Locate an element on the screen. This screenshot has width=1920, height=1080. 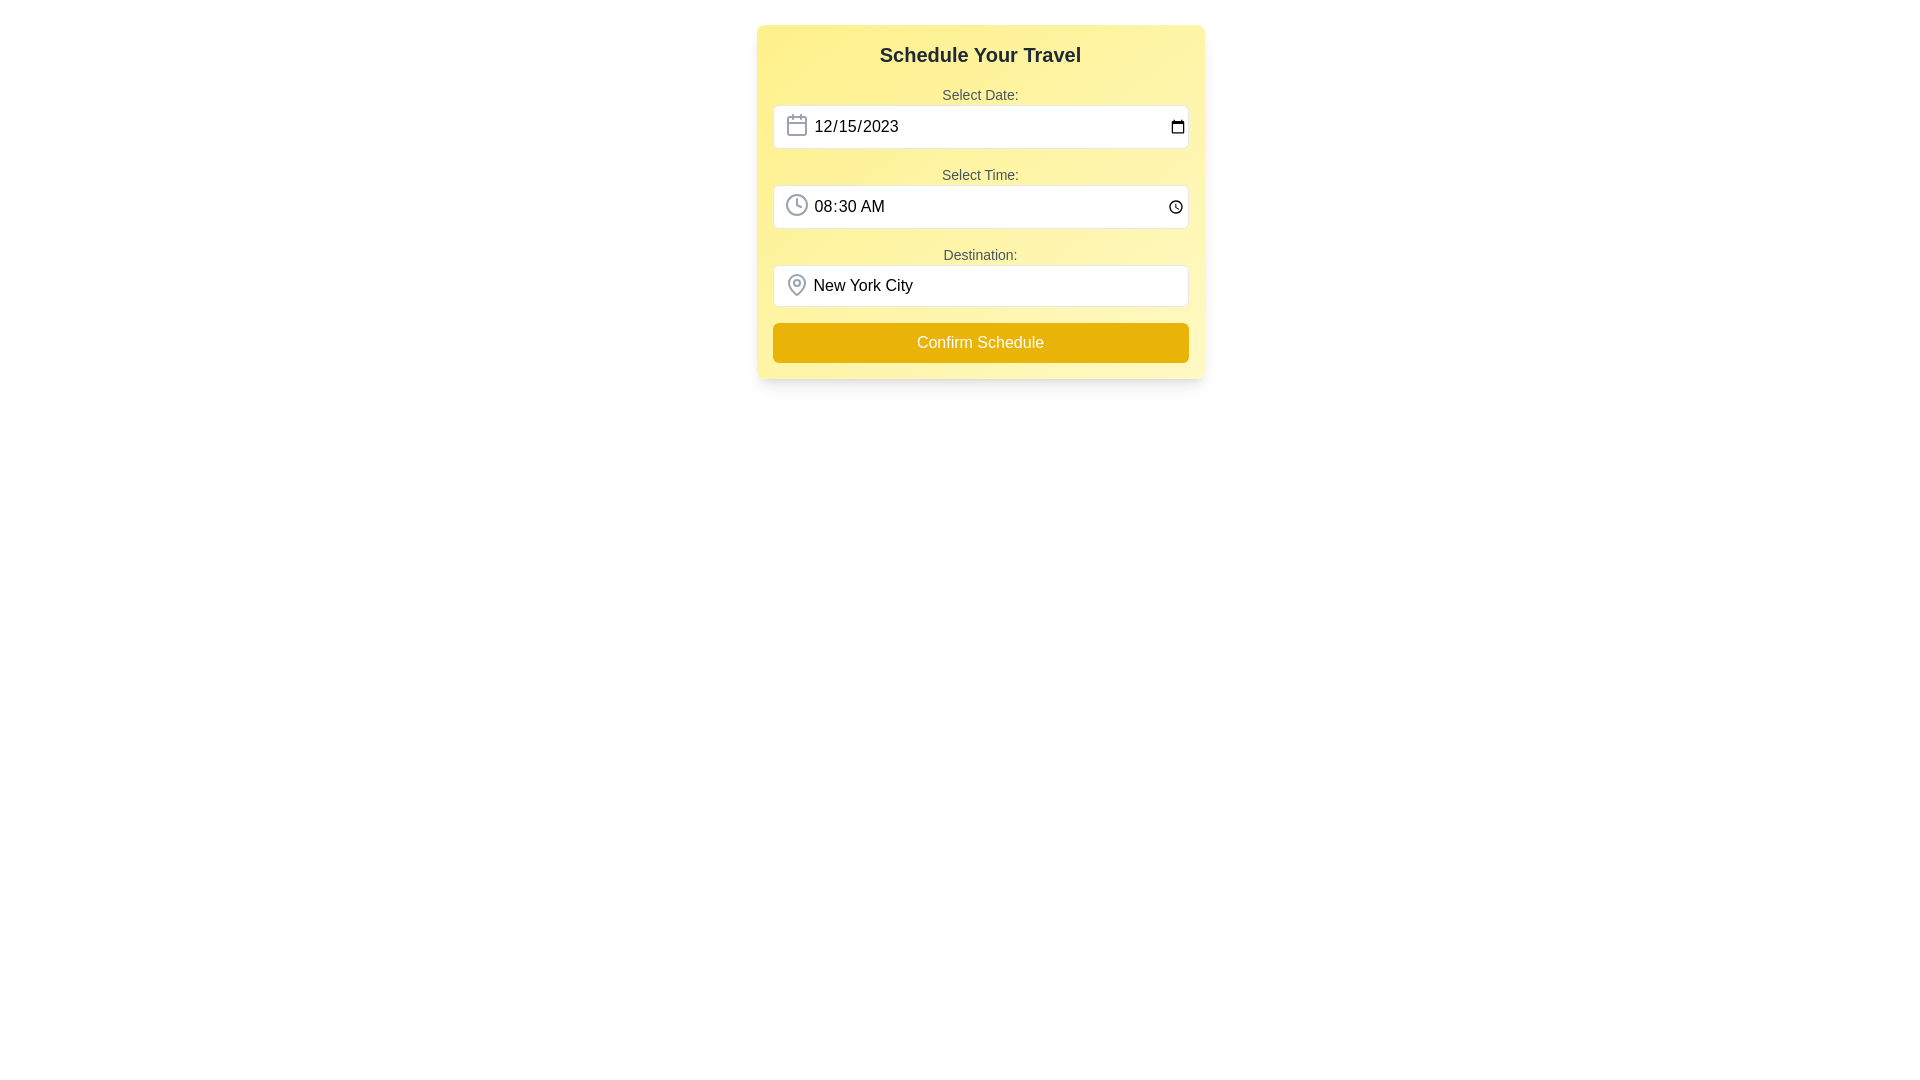
the pin-shaped icon within the 'Destination' field of the 'Schedule Your Travel' form, which resembles a location marker and is styled in light gray is located at coordinates (795, 285).